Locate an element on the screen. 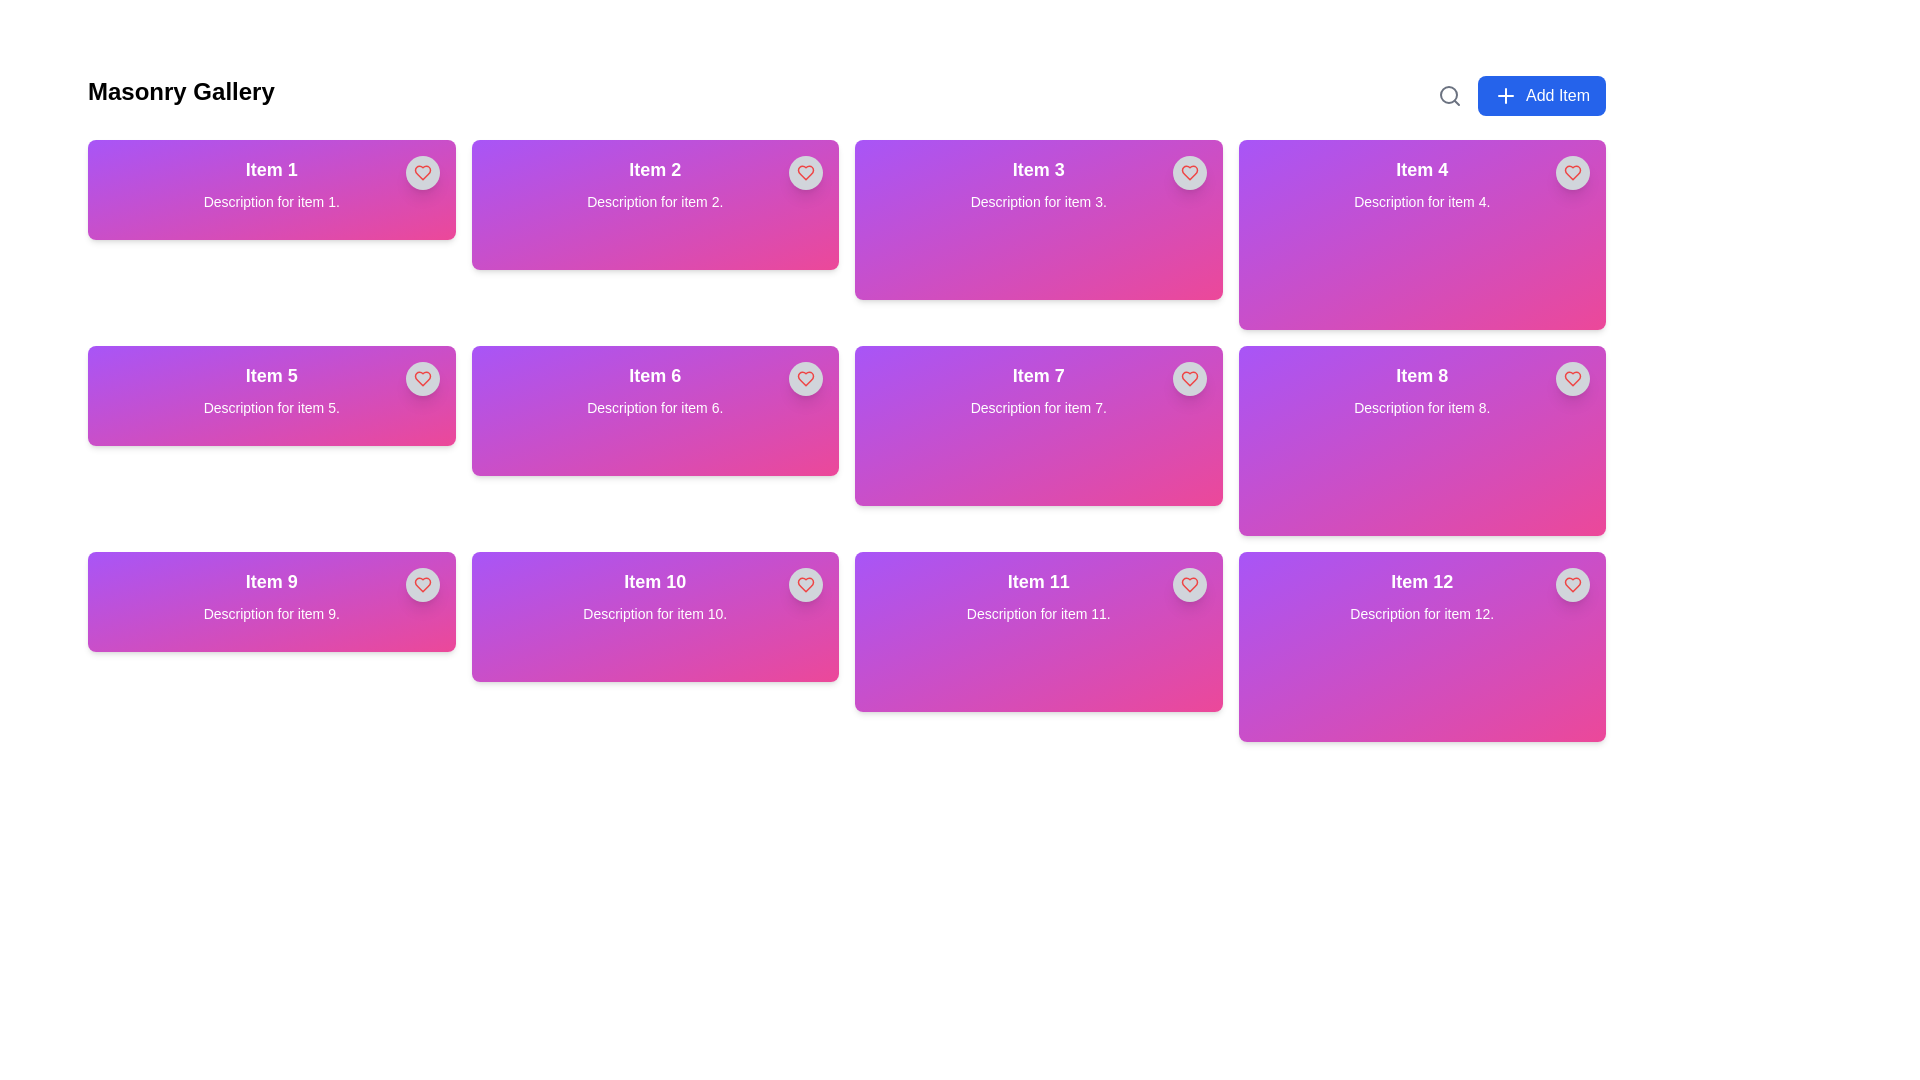 The height and width of the screenshot is (1080, 1920). the heart icon button located at the top-right corner of the card labeled 'Item 6', which serves to like or favorite the card item is located at coordinates (806, 378).